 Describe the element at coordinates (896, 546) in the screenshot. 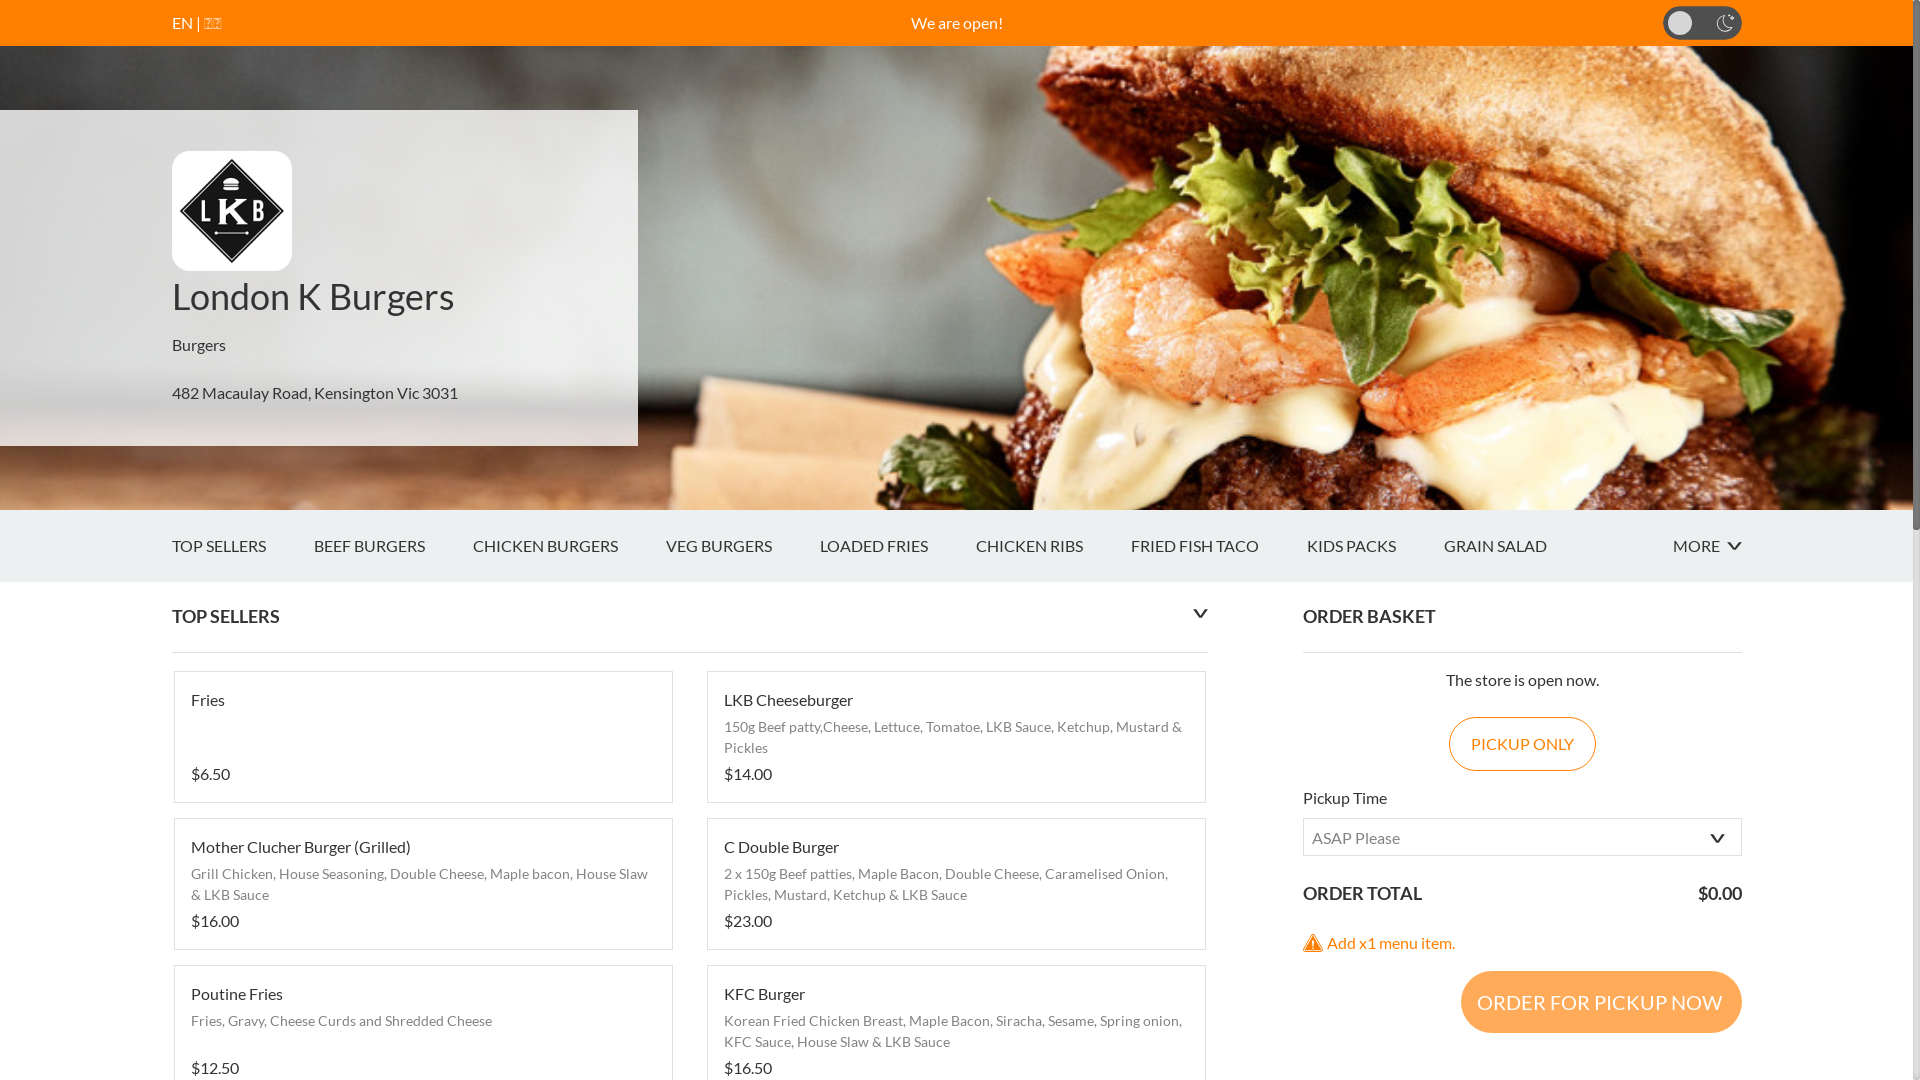

I see `'LOADED FRIES'` at that location.